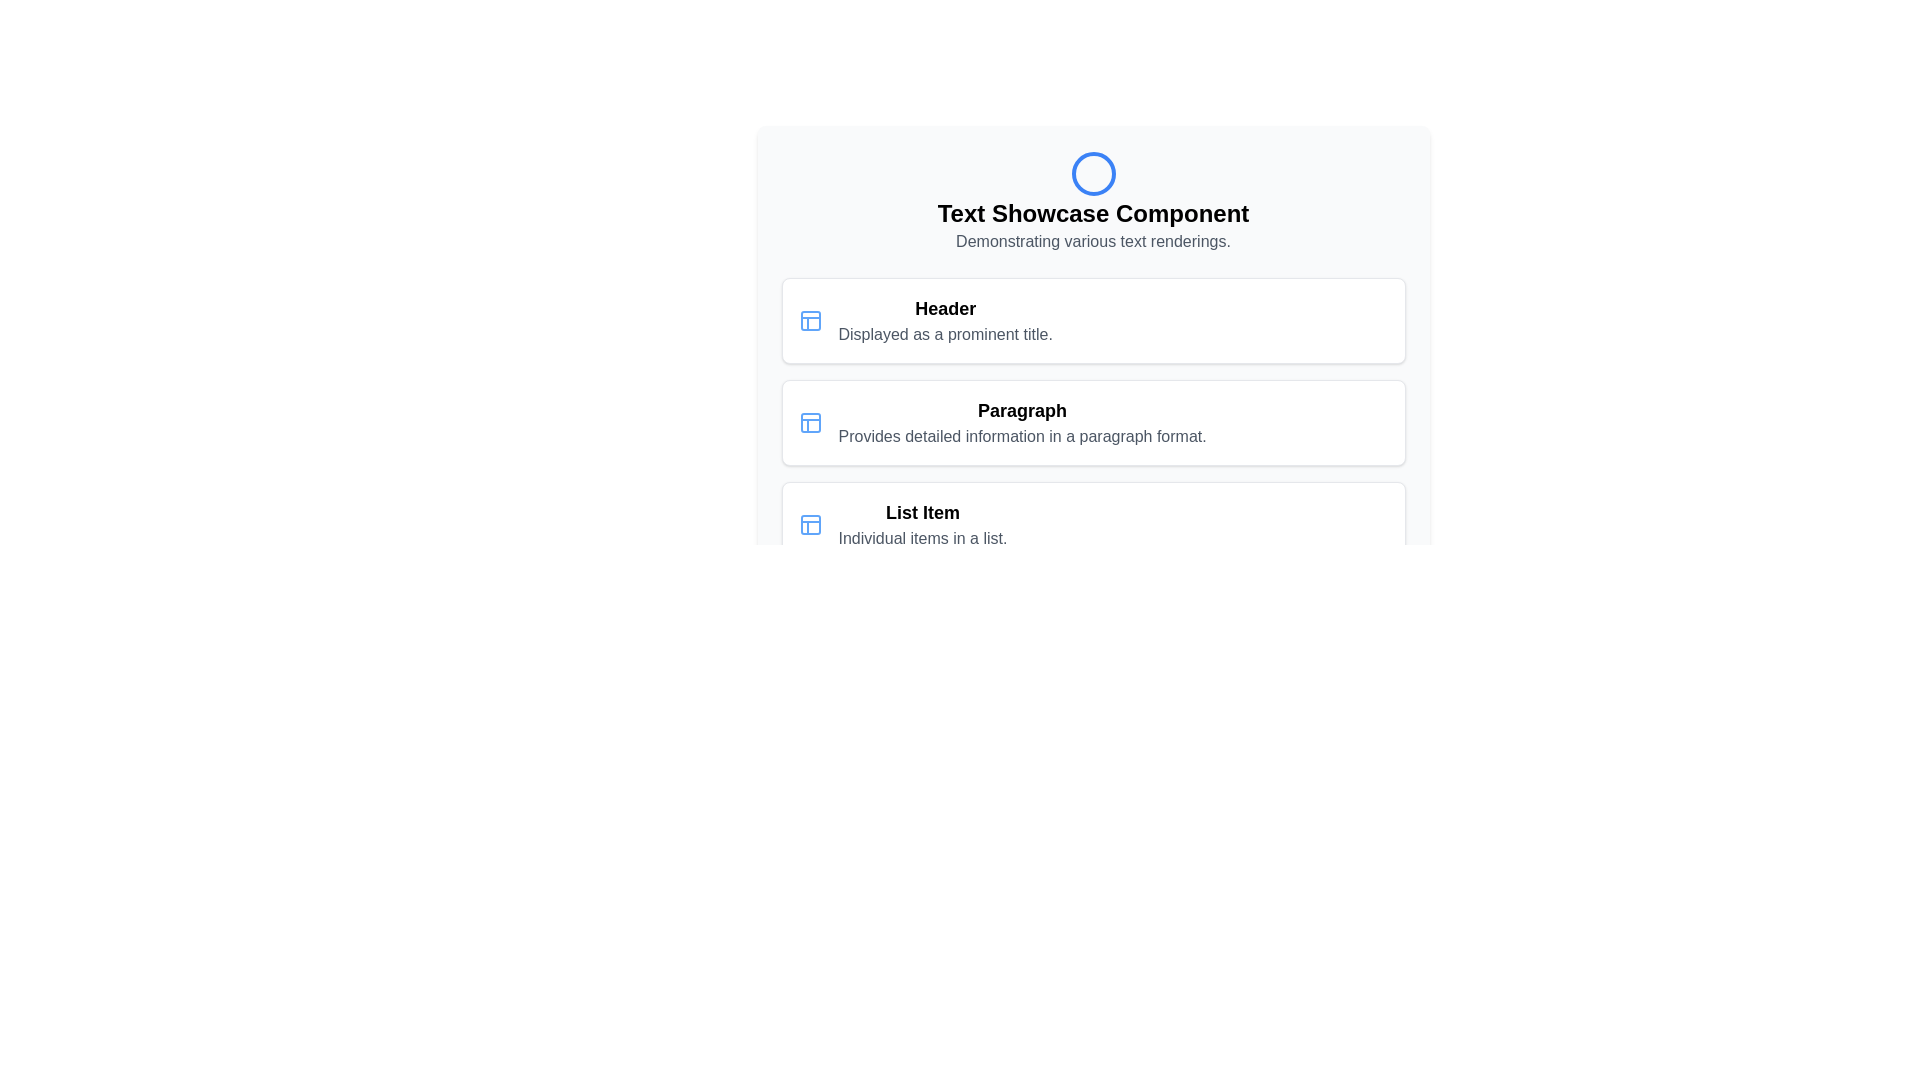 The image size is (1920, 1080). I want to click on displayed text from the Textual Content Block that is the third item in the 'Text Showcase Component' list, positioned between the 'Paragraph' item and subsequent content, so click(921, 523).